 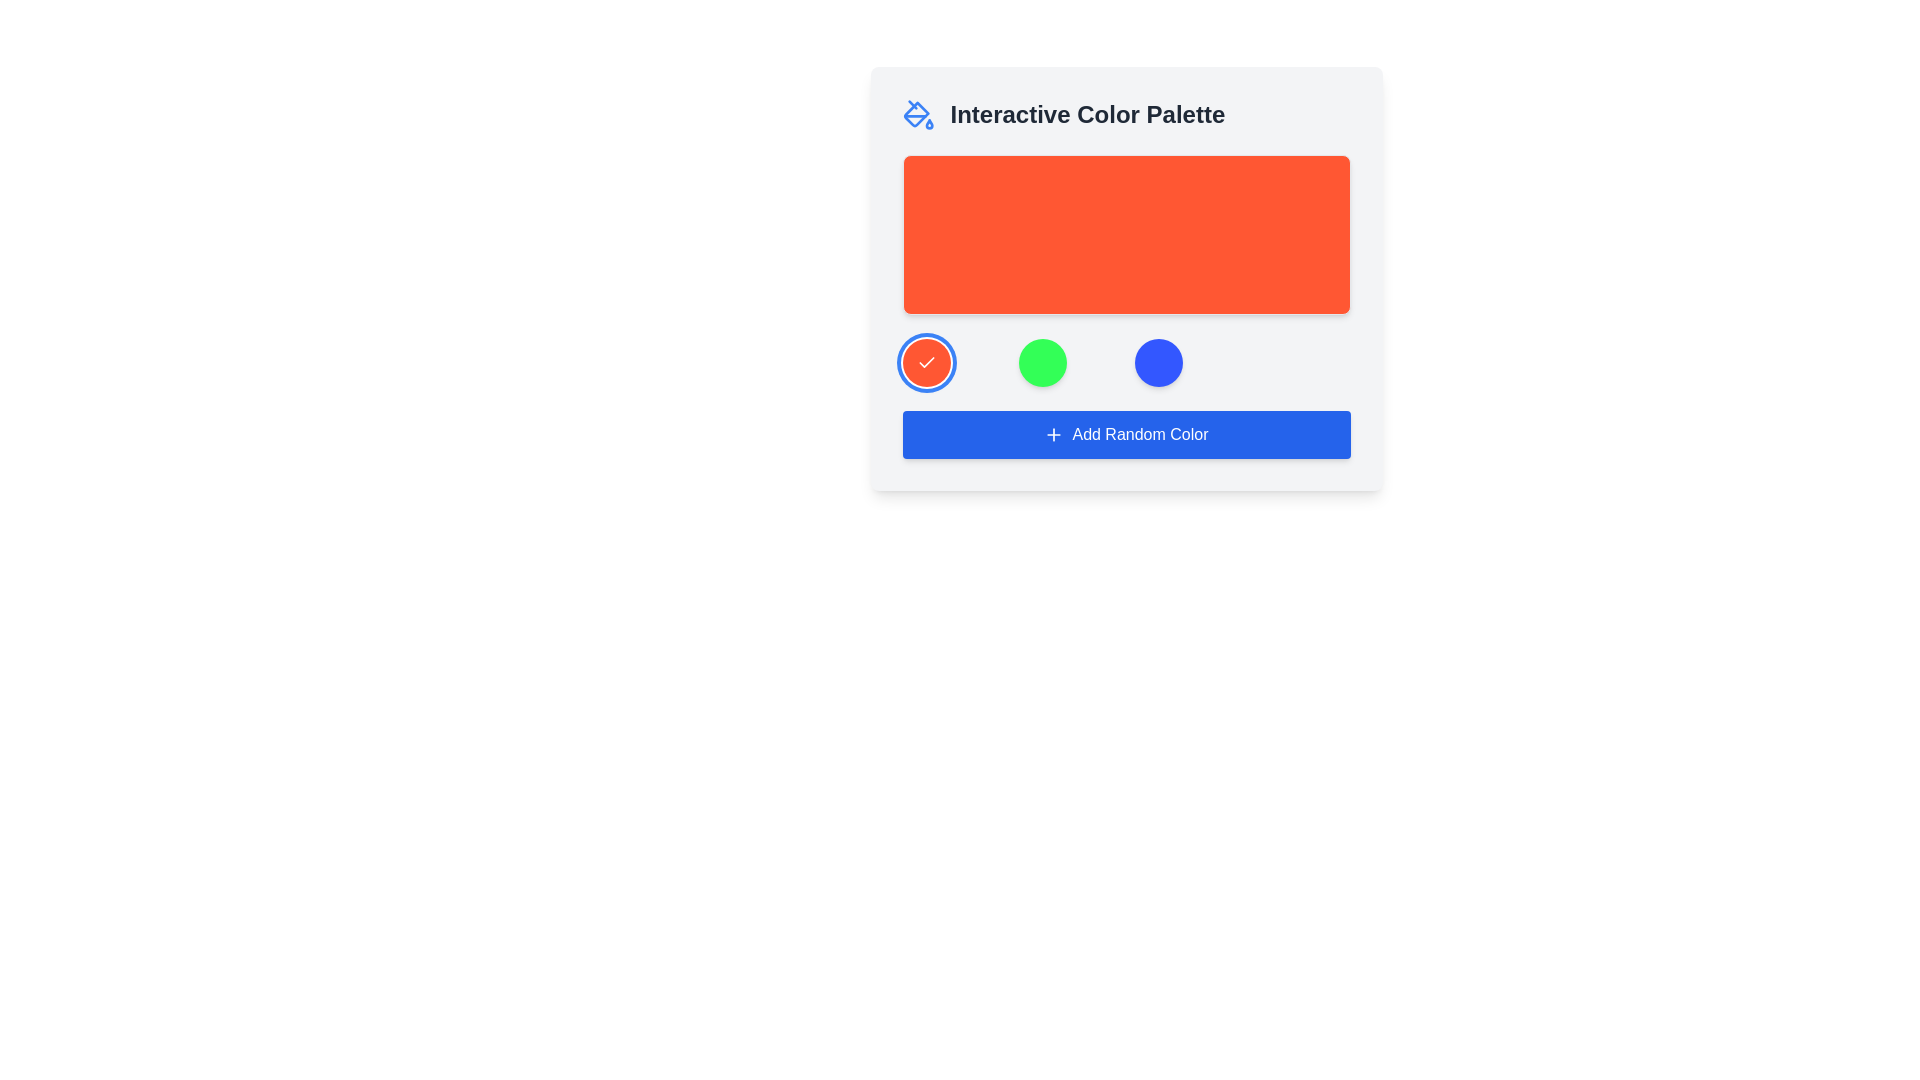 I want to click on the displayed color in the interactive visual display area located below the title 'Interactive Color Palette', so click(x=1126, y=234).